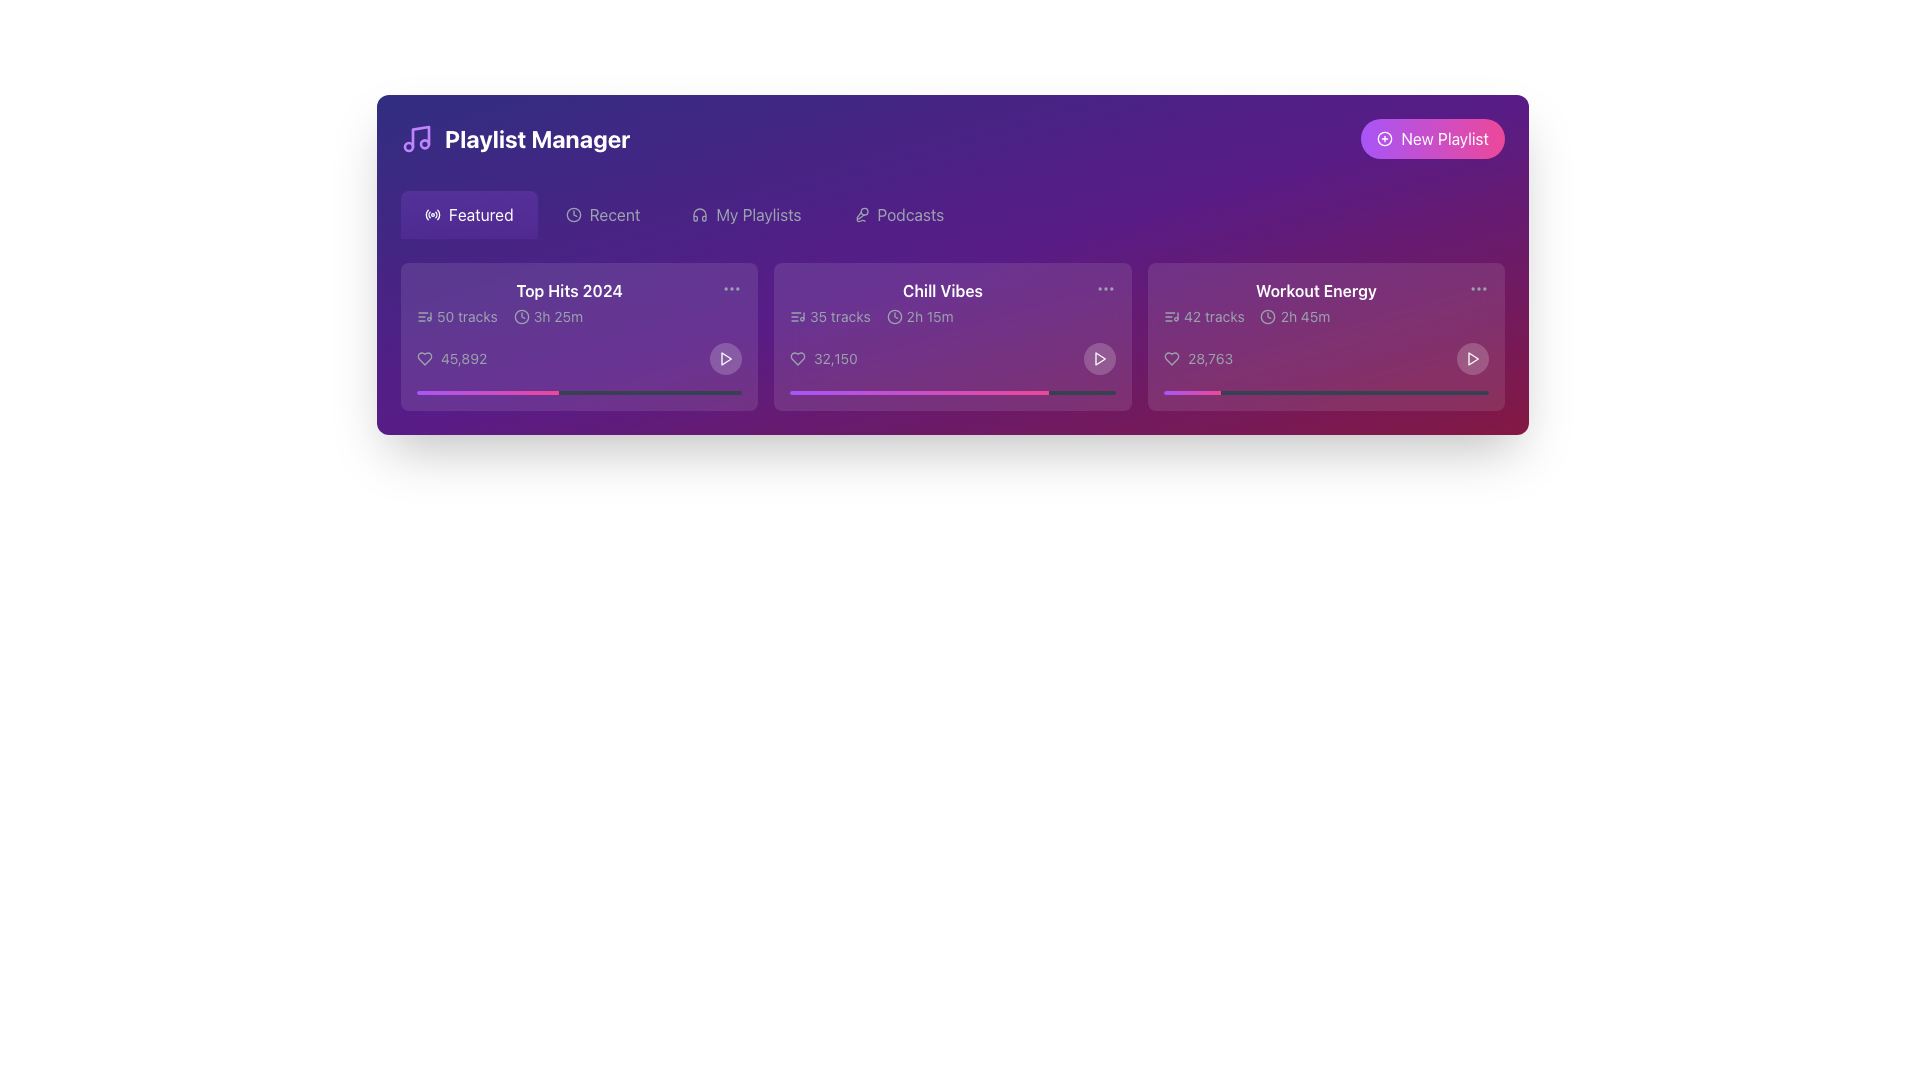 Image resolution: width=1920 pixels, height=1080 pixels. Describe the element at coordinates (725, 357) in the screenshot. I see `the play button associated with the 'Top Hits 2024' playlist` at that location.